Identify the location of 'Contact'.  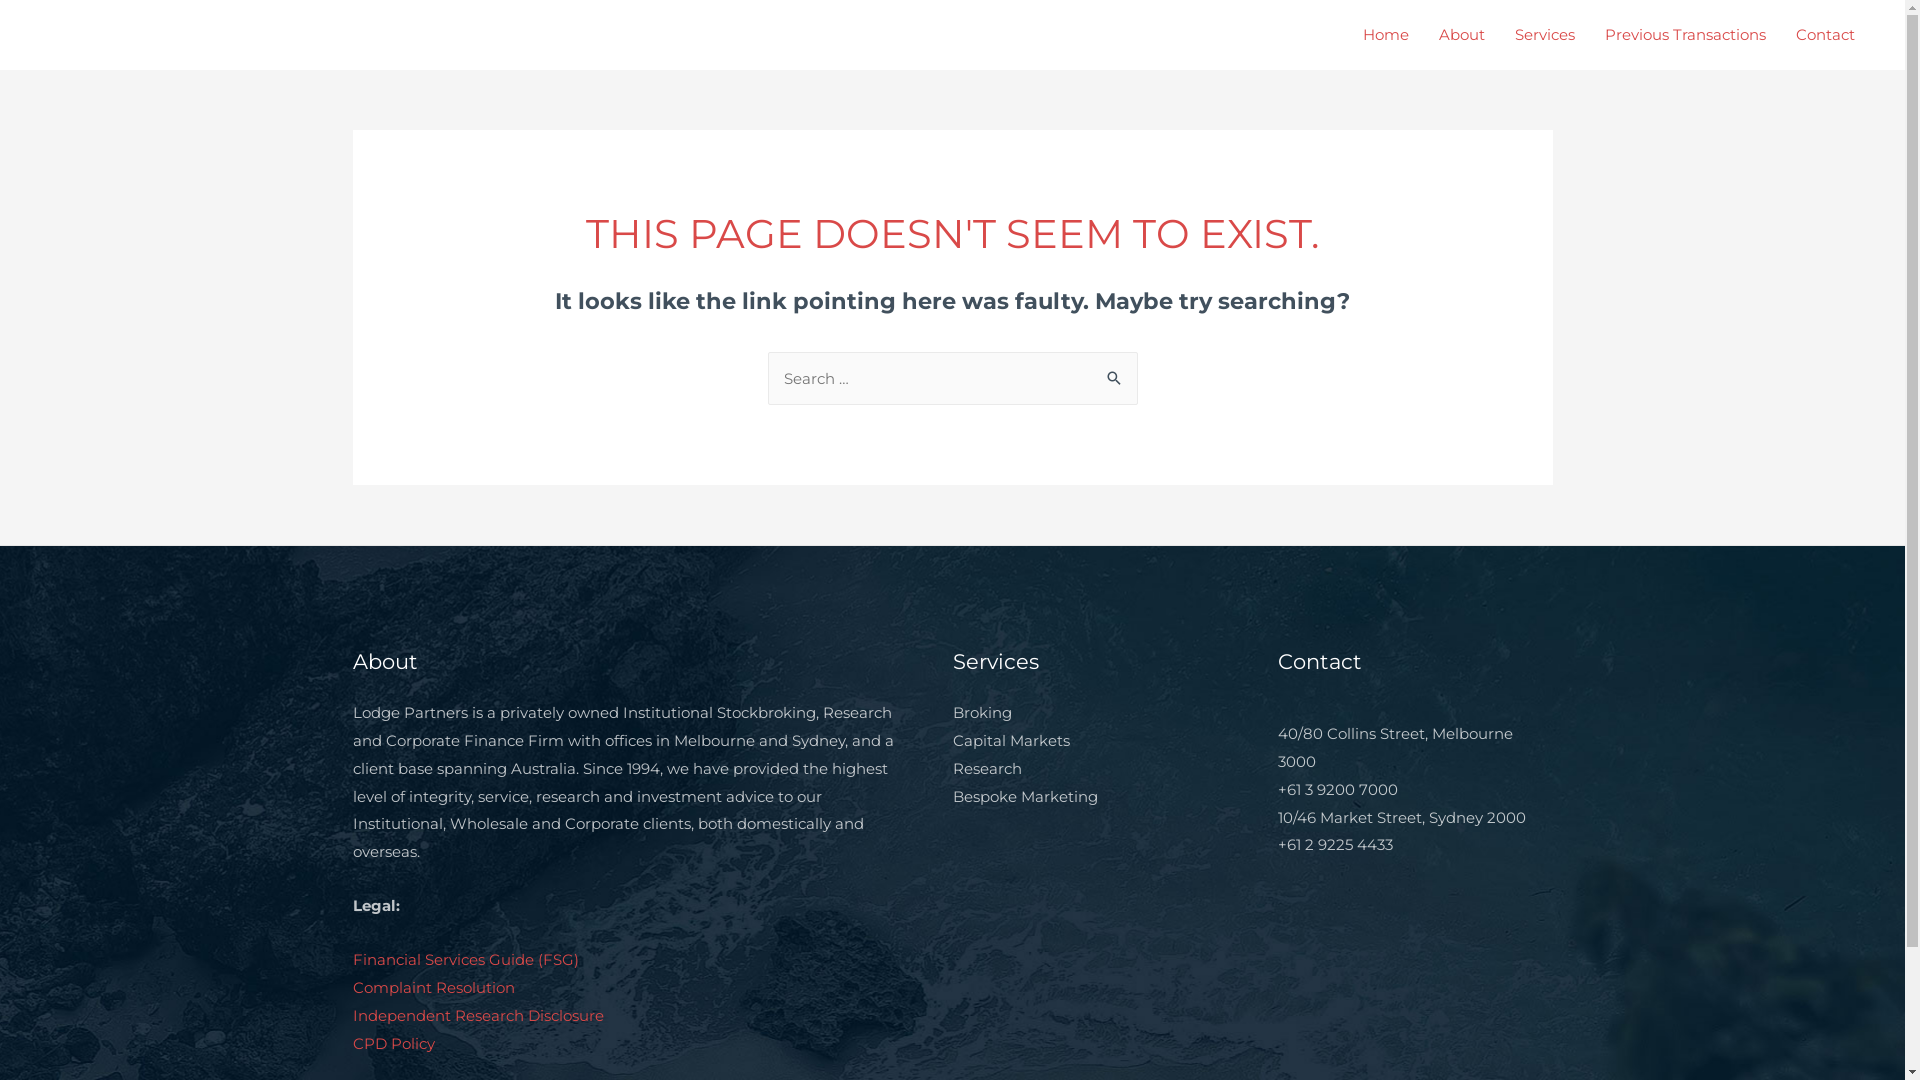
(1780, 34).